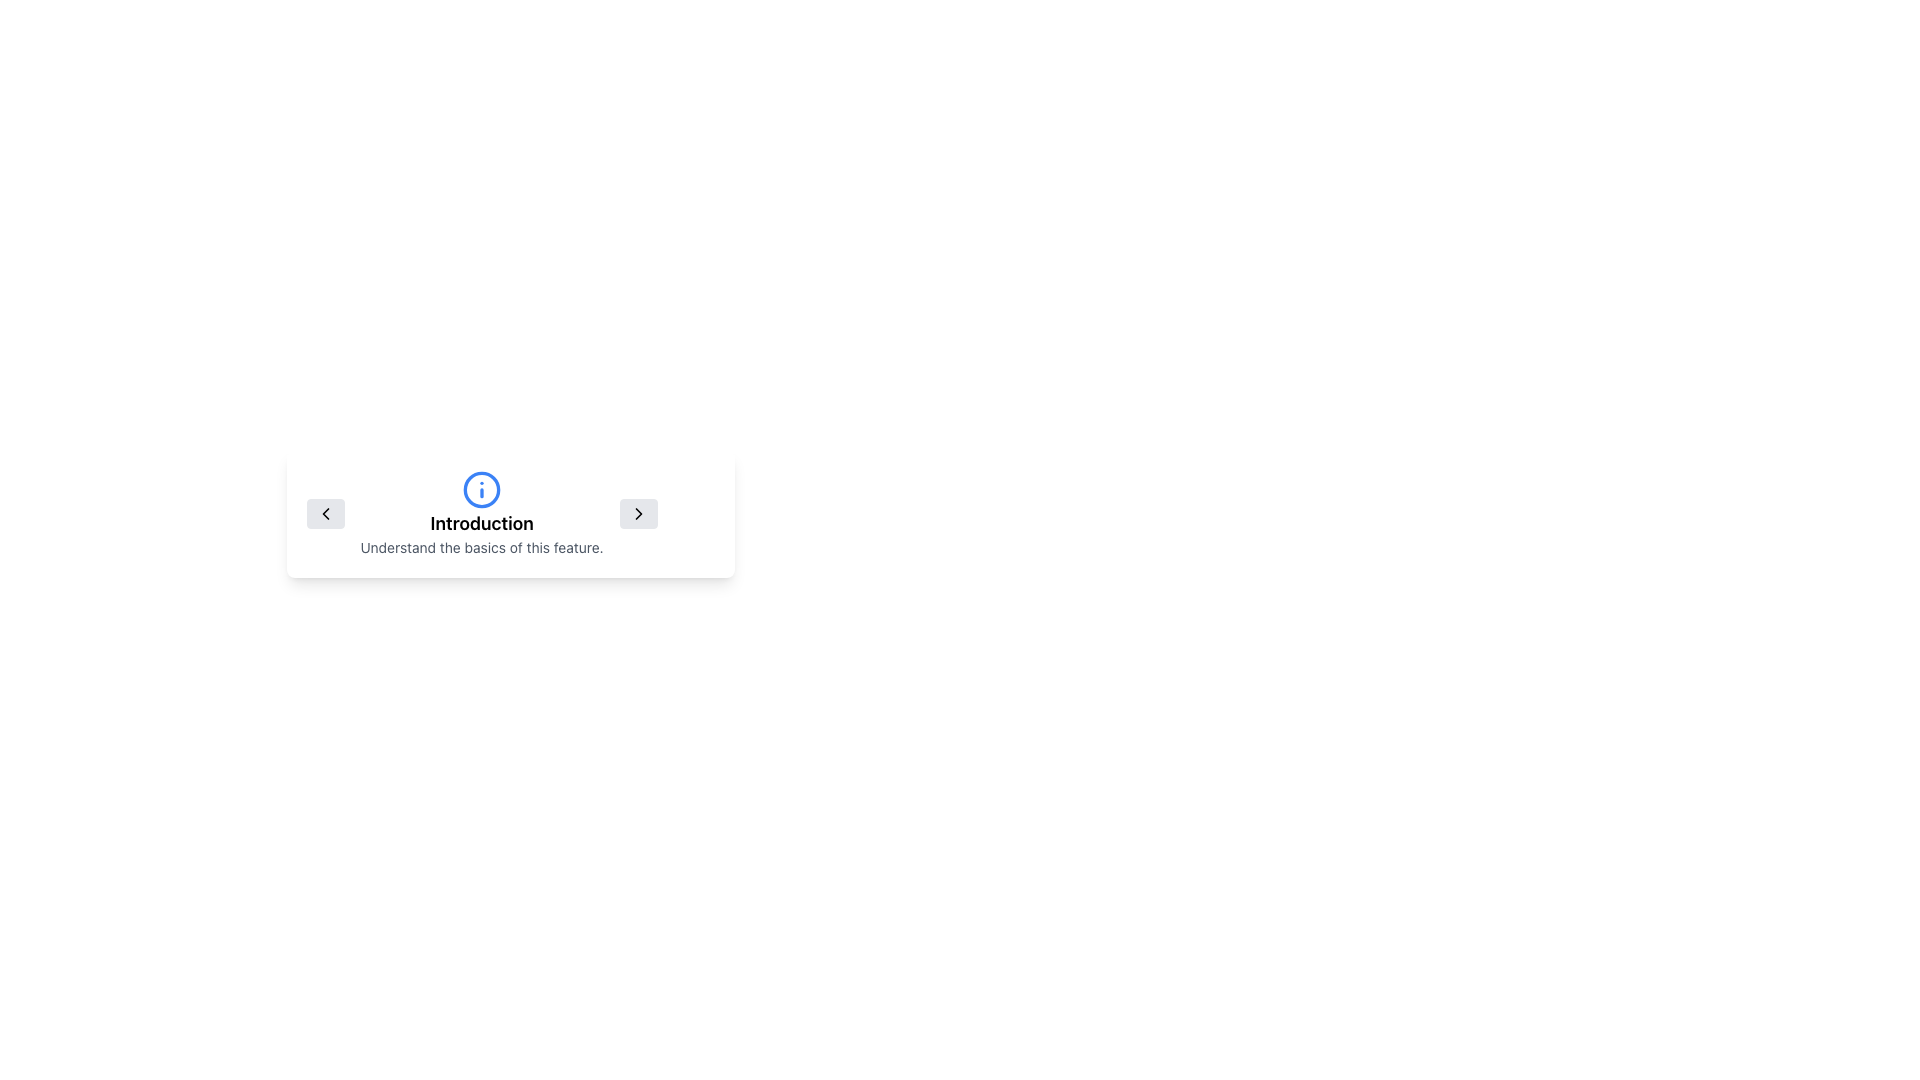 This screenshot has width=1920, height=1080. I want to click on the small rectangular button with rounded corners and a light gray background, featuring a black right-pointing chevron icon, so click(637, 512).